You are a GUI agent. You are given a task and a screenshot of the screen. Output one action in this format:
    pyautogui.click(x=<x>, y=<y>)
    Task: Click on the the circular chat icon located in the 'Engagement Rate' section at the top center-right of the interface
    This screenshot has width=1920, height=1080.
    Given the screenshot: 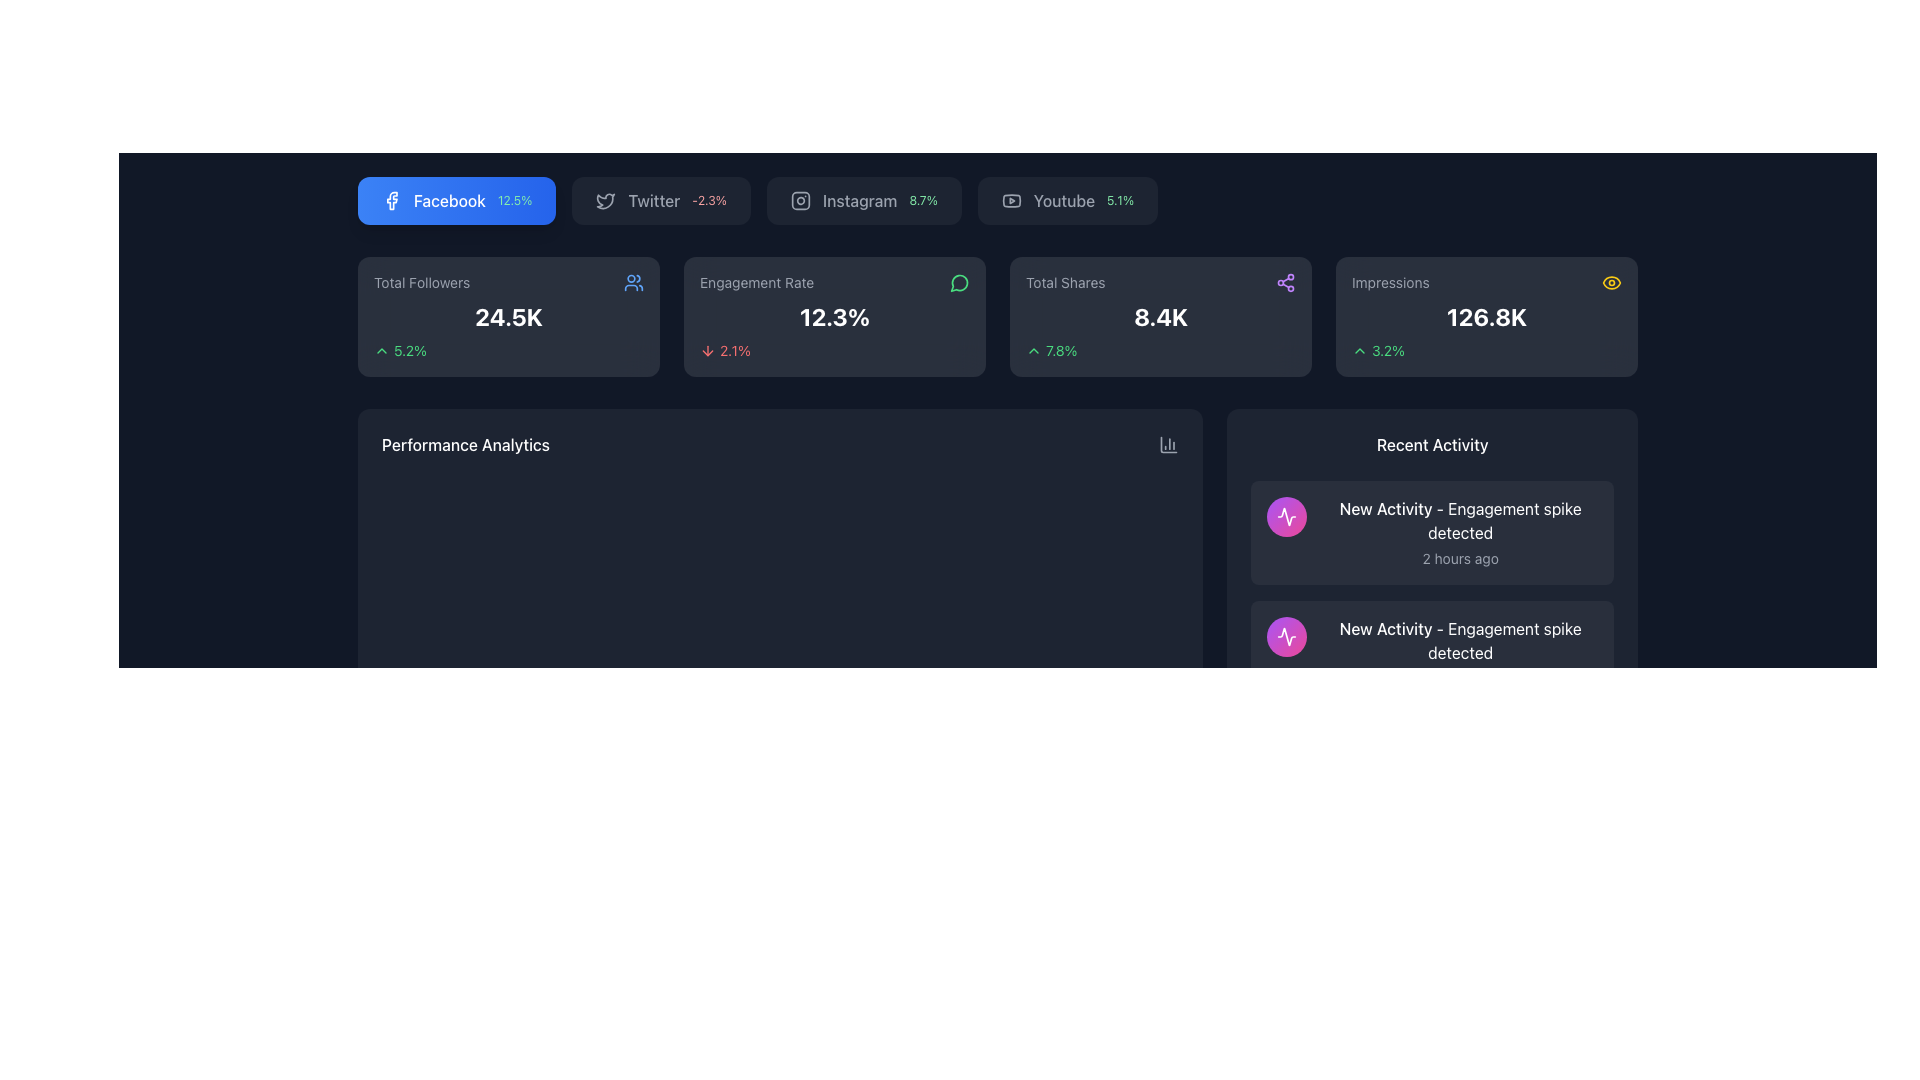 What is the action you would take?
    pyautogui.click(x=958, y=283)
    